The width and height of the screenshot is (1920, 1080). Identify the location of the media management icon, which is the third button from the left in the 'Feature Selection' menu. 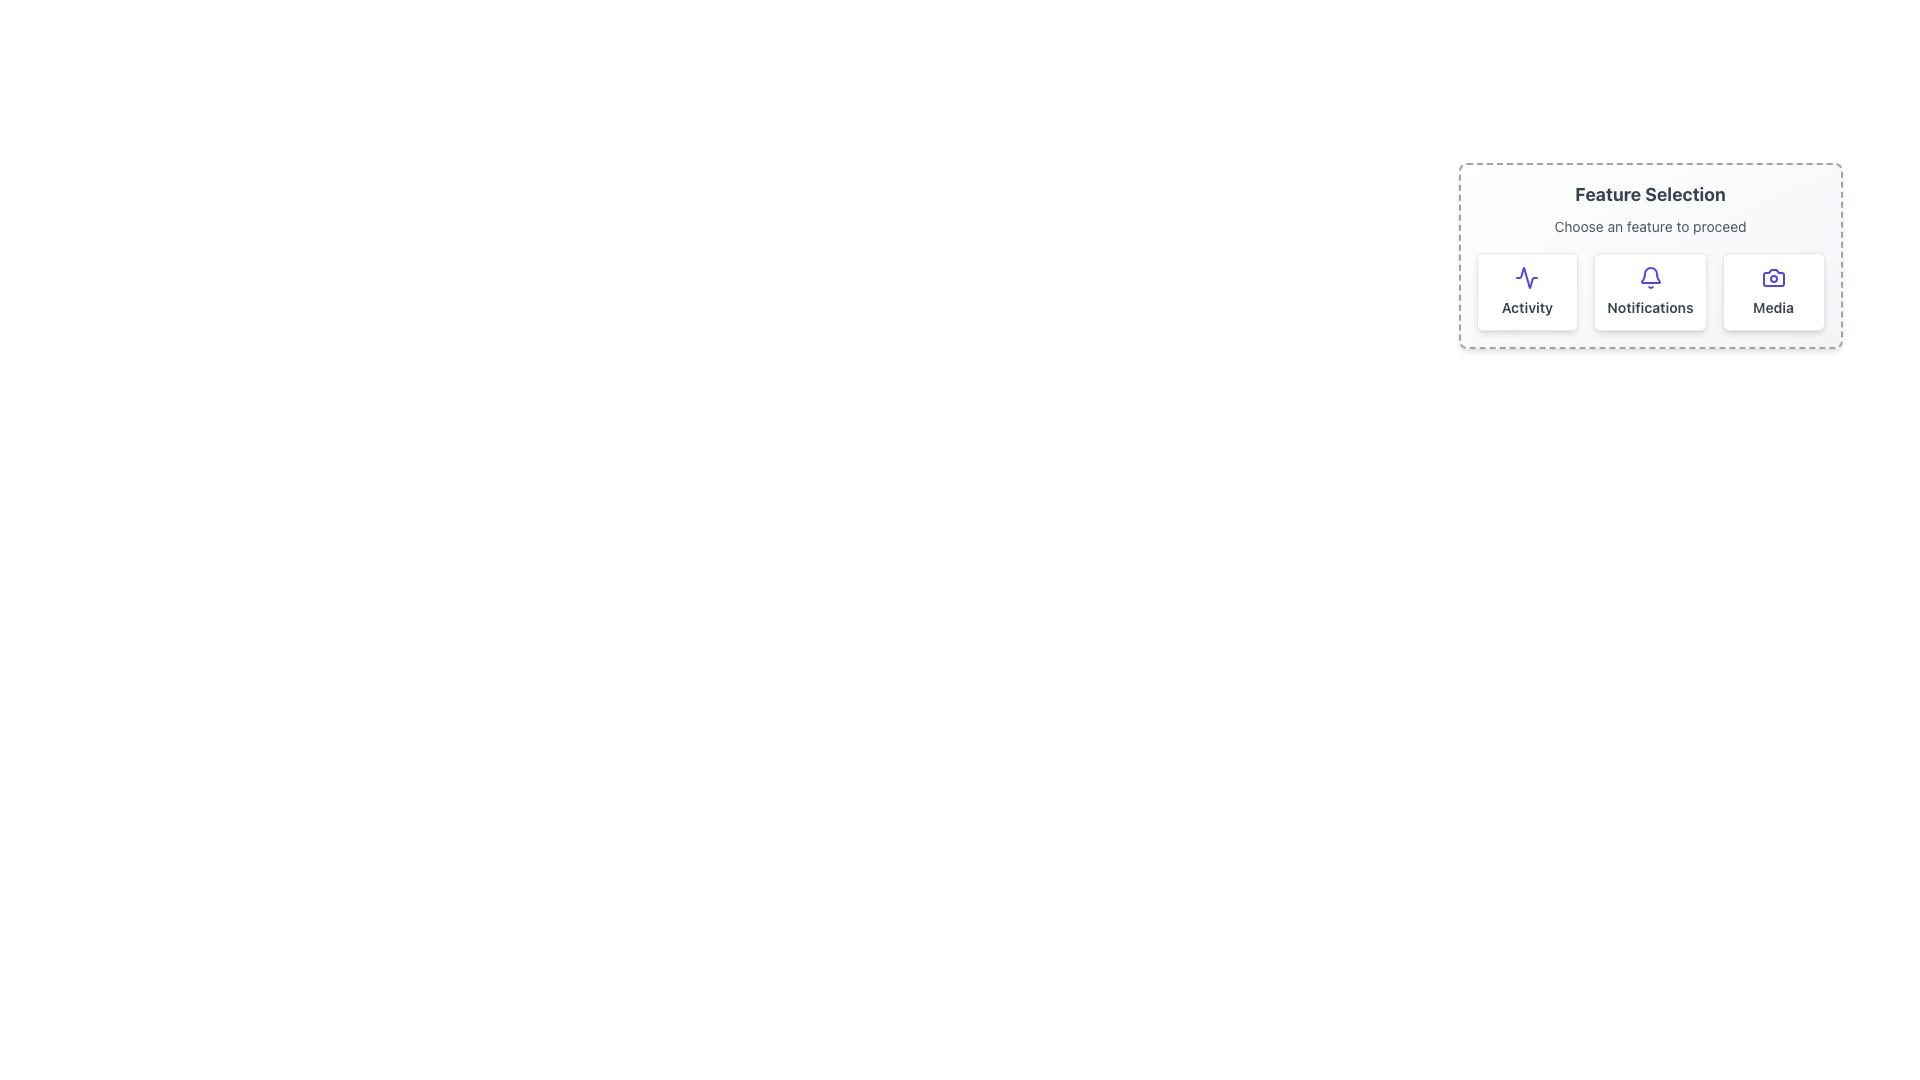
(1773, 277).